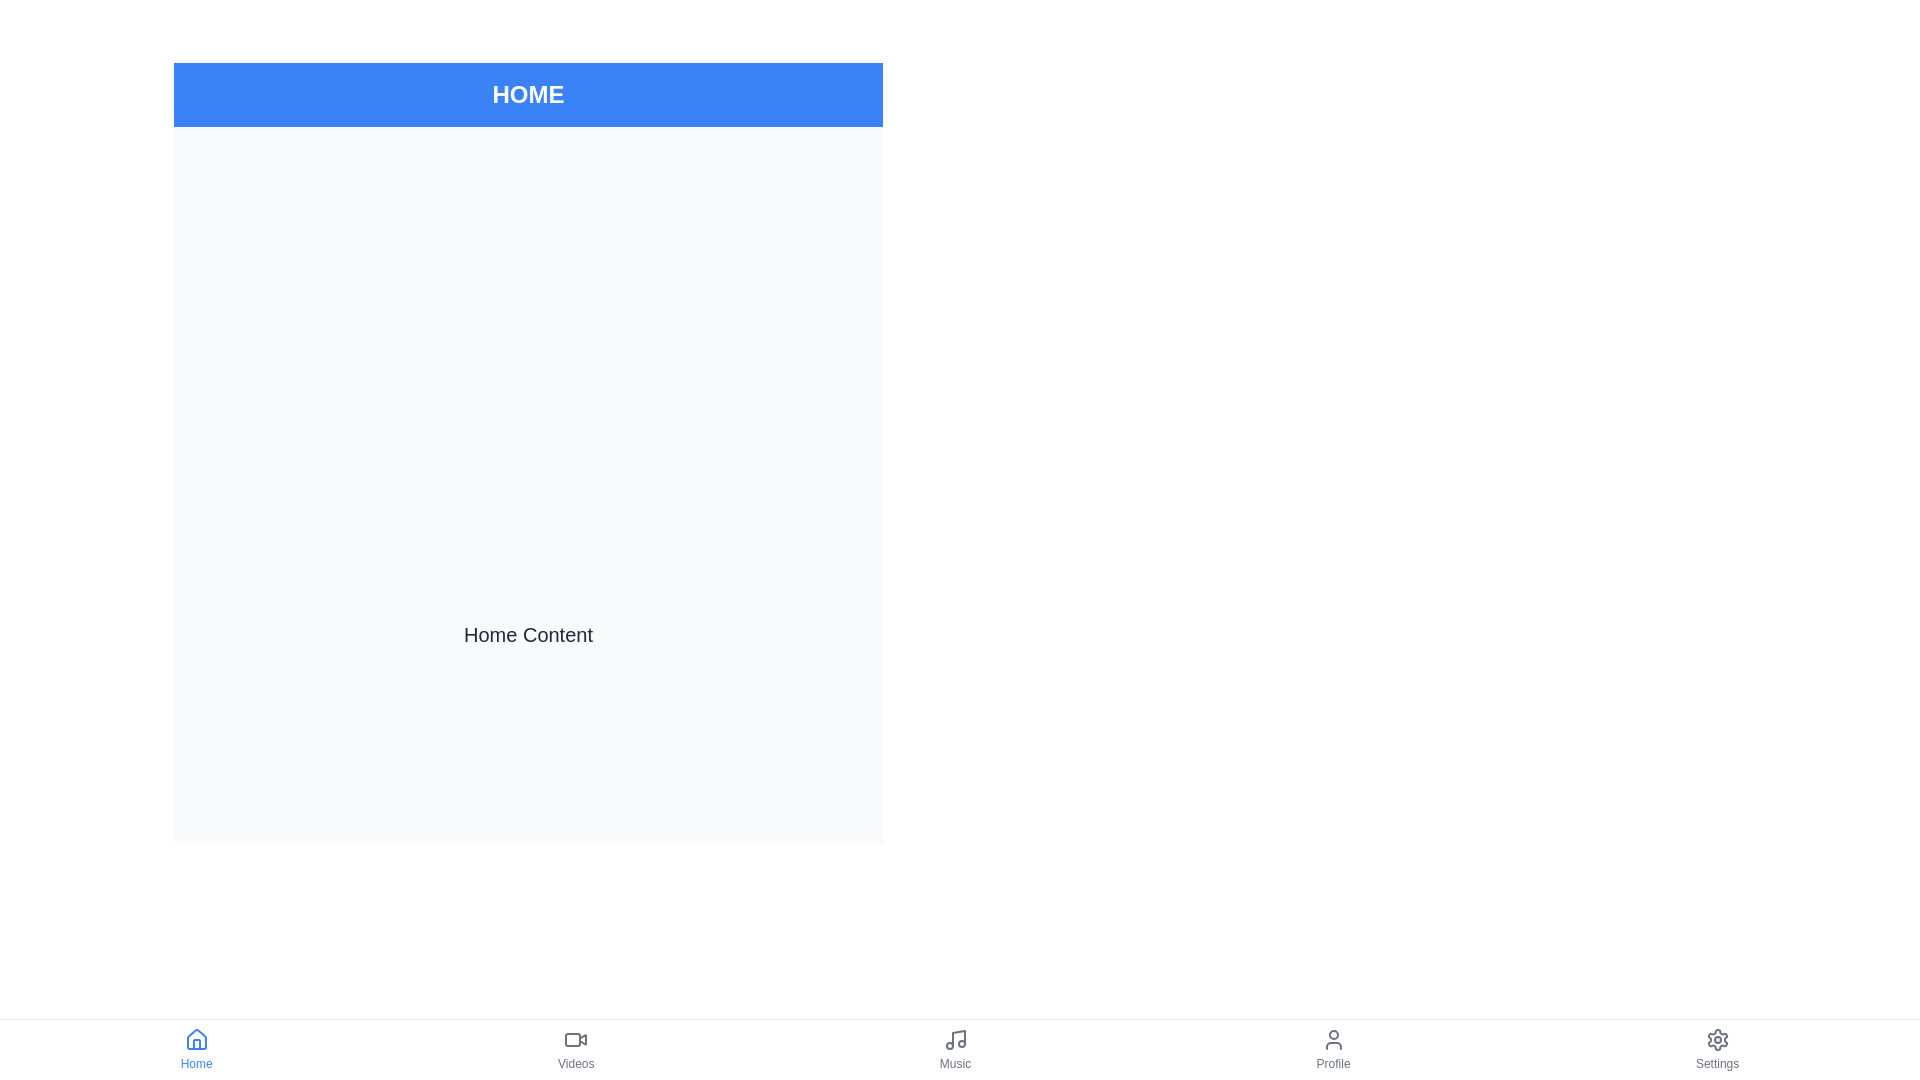 The height and width of the screenshot is (1080, 1920). What do you see at coordinates (572, 1039) in the screenshot?
I see `the 'Videos' tab, represented by the body part of a video camera icon, in the bottom navigation bar` at bounding box center [572, 1039].